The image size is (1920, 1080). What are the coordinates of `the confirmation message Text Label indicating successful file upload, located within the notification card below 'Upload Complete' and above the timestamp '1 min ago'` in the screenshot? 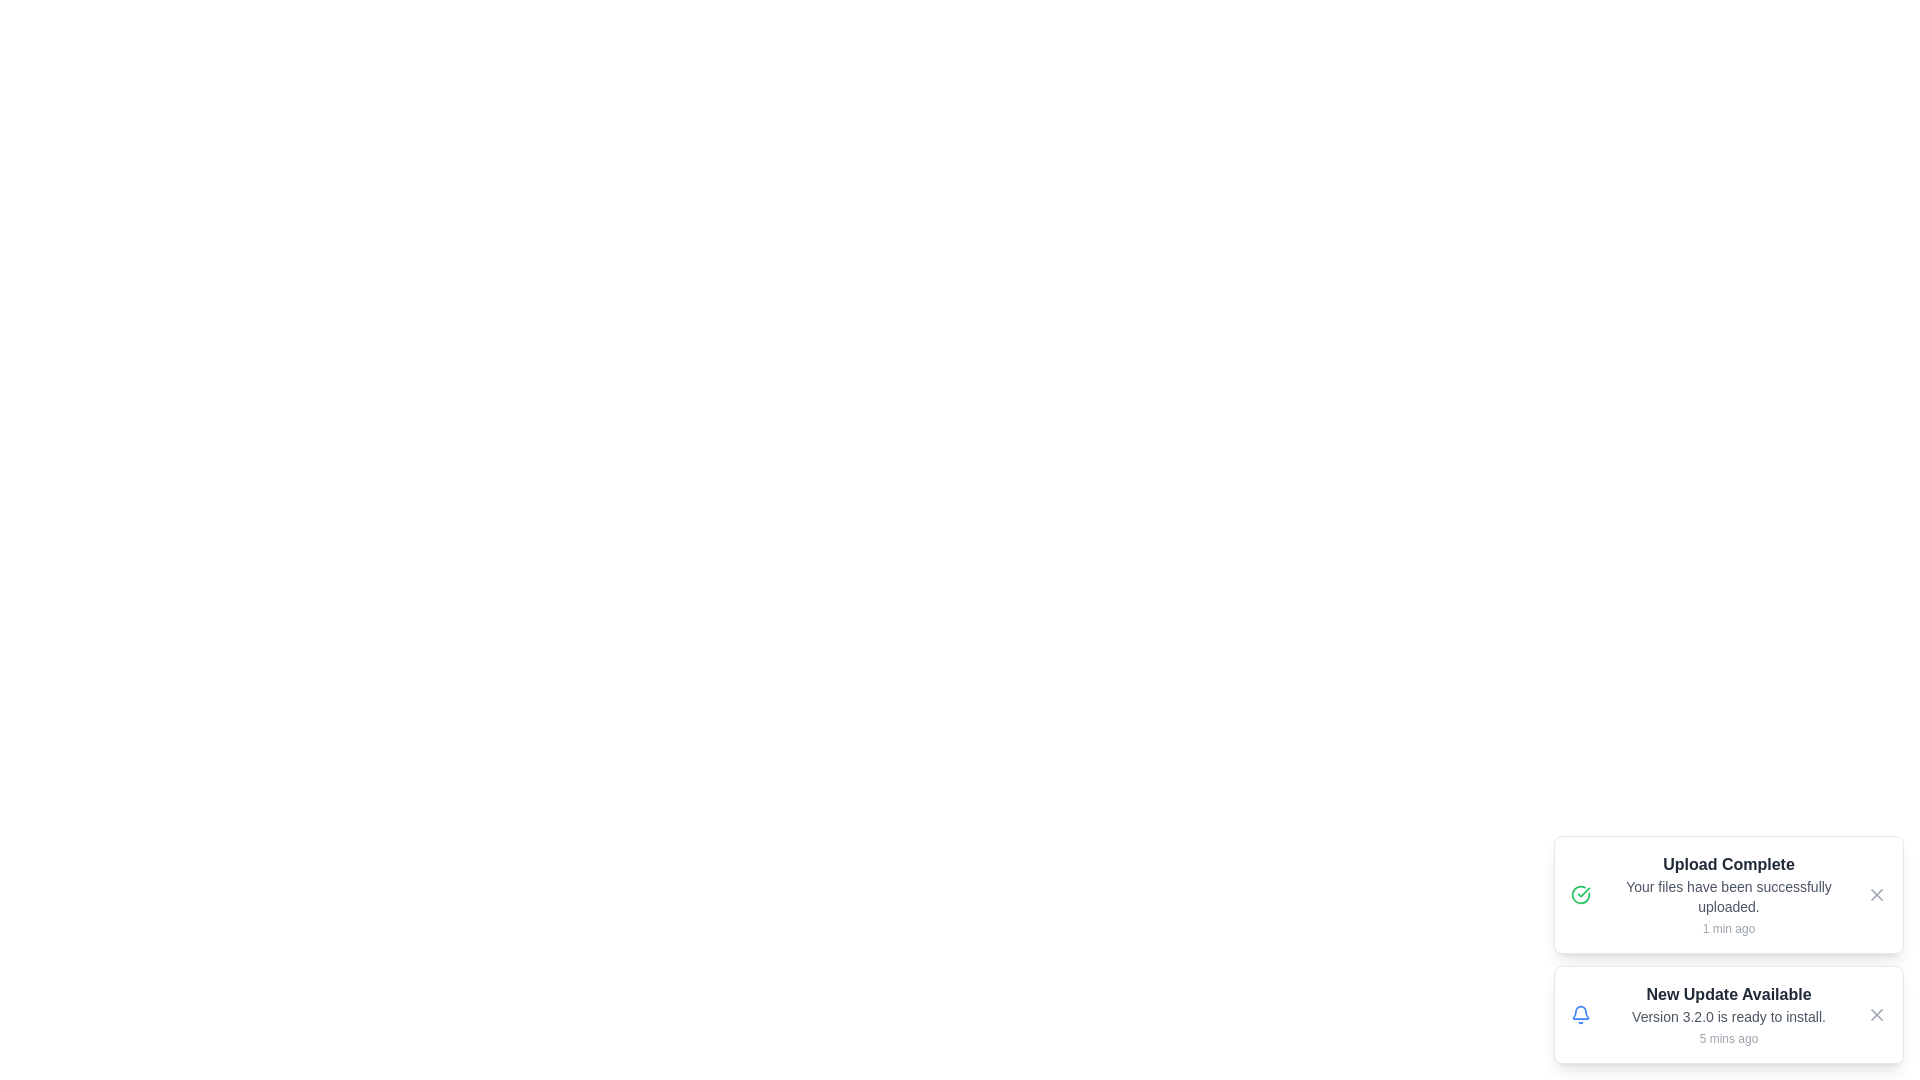 It's located at (1727, 896).